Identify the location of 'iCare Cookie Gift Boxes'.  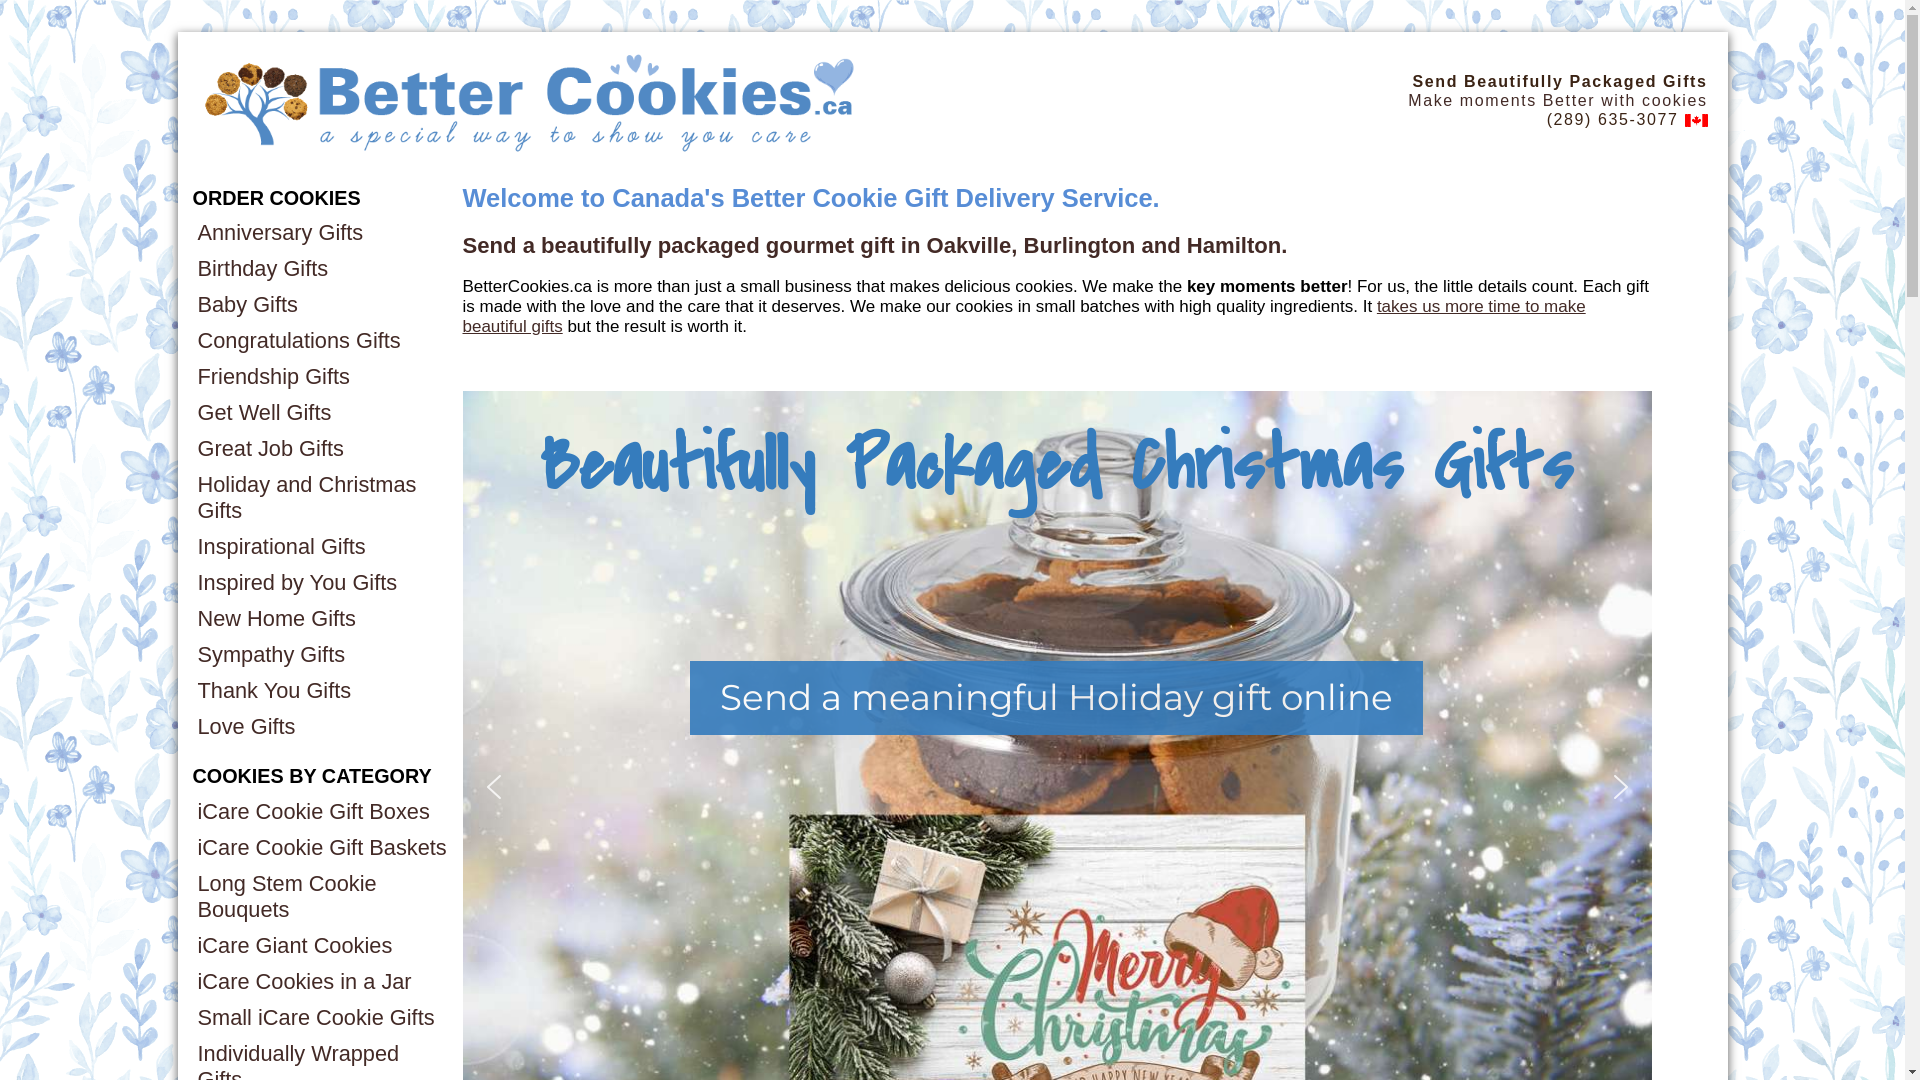
(321, 812).